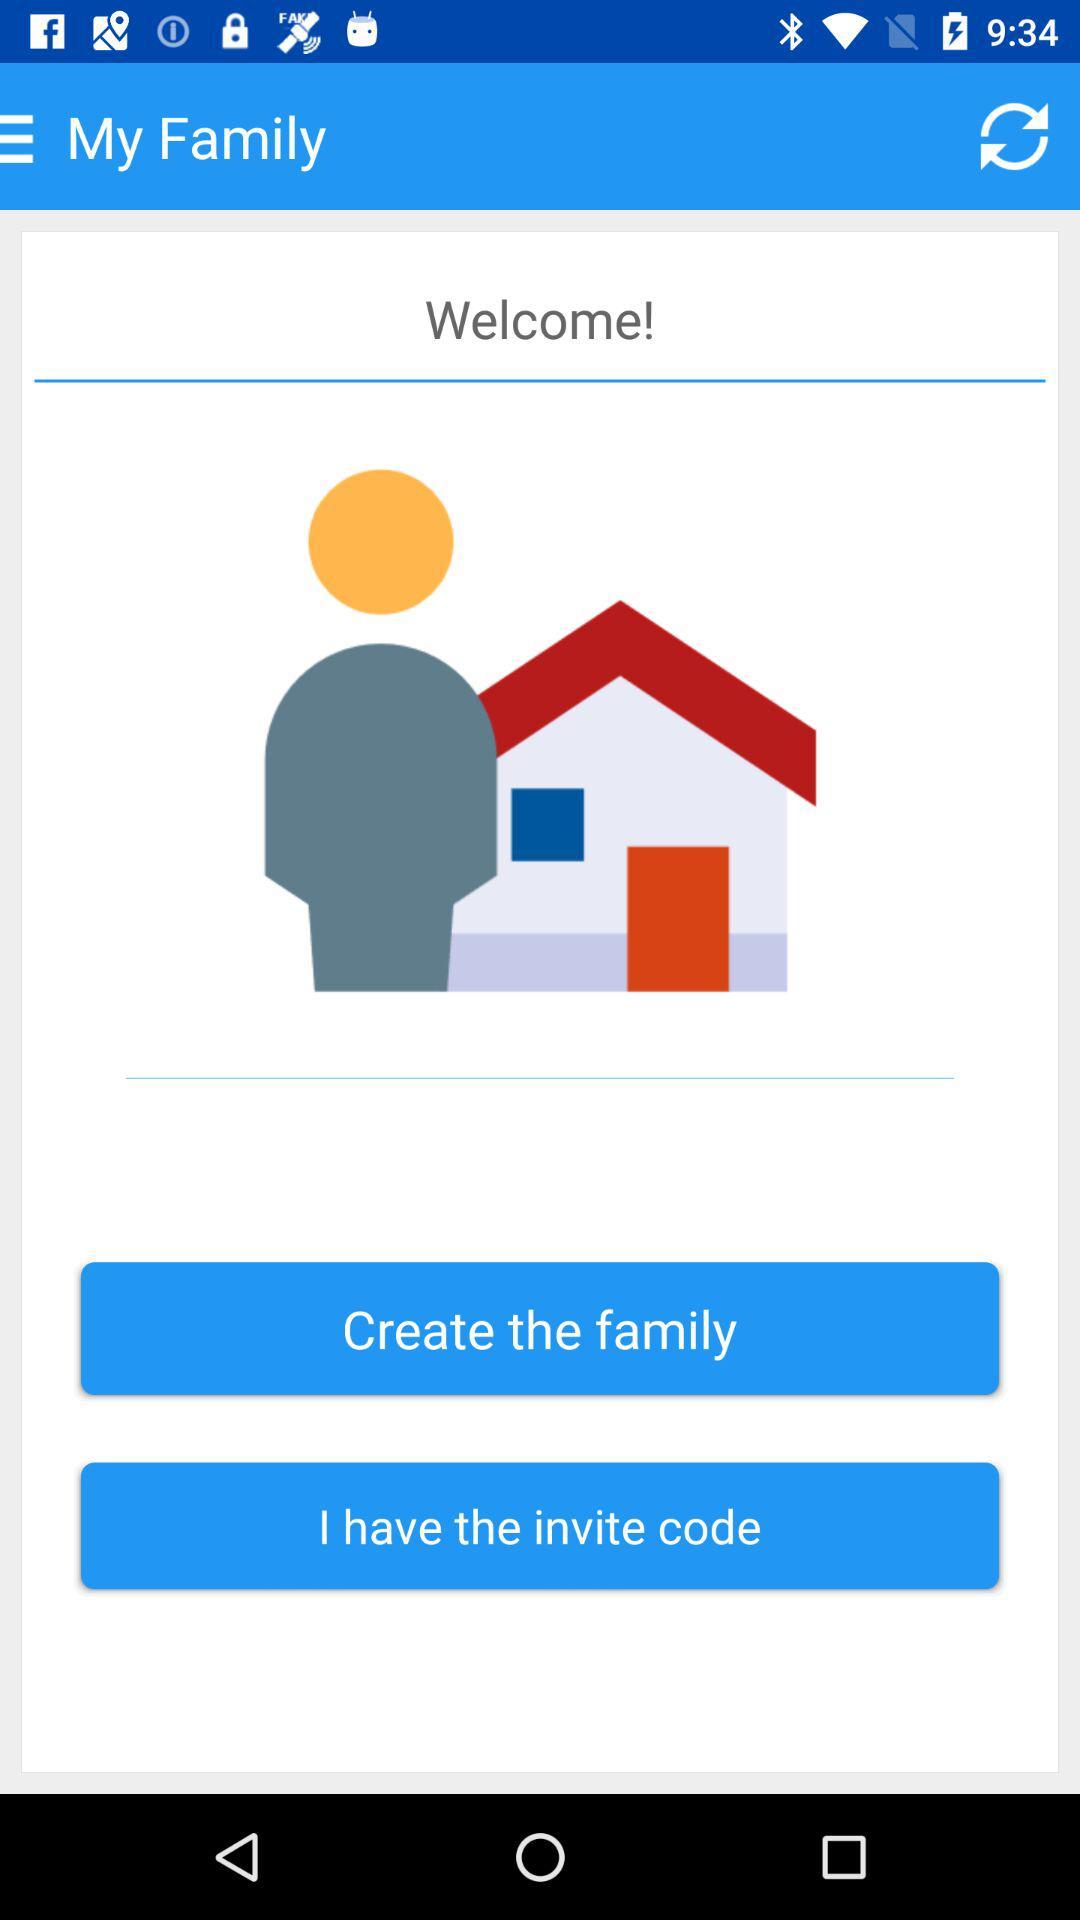 This screenshot has height=1920, width=1080. What do you see at coordinates (1014, 135) in the screenshot?
I see `refresh` at bounding box center [1014, 135].